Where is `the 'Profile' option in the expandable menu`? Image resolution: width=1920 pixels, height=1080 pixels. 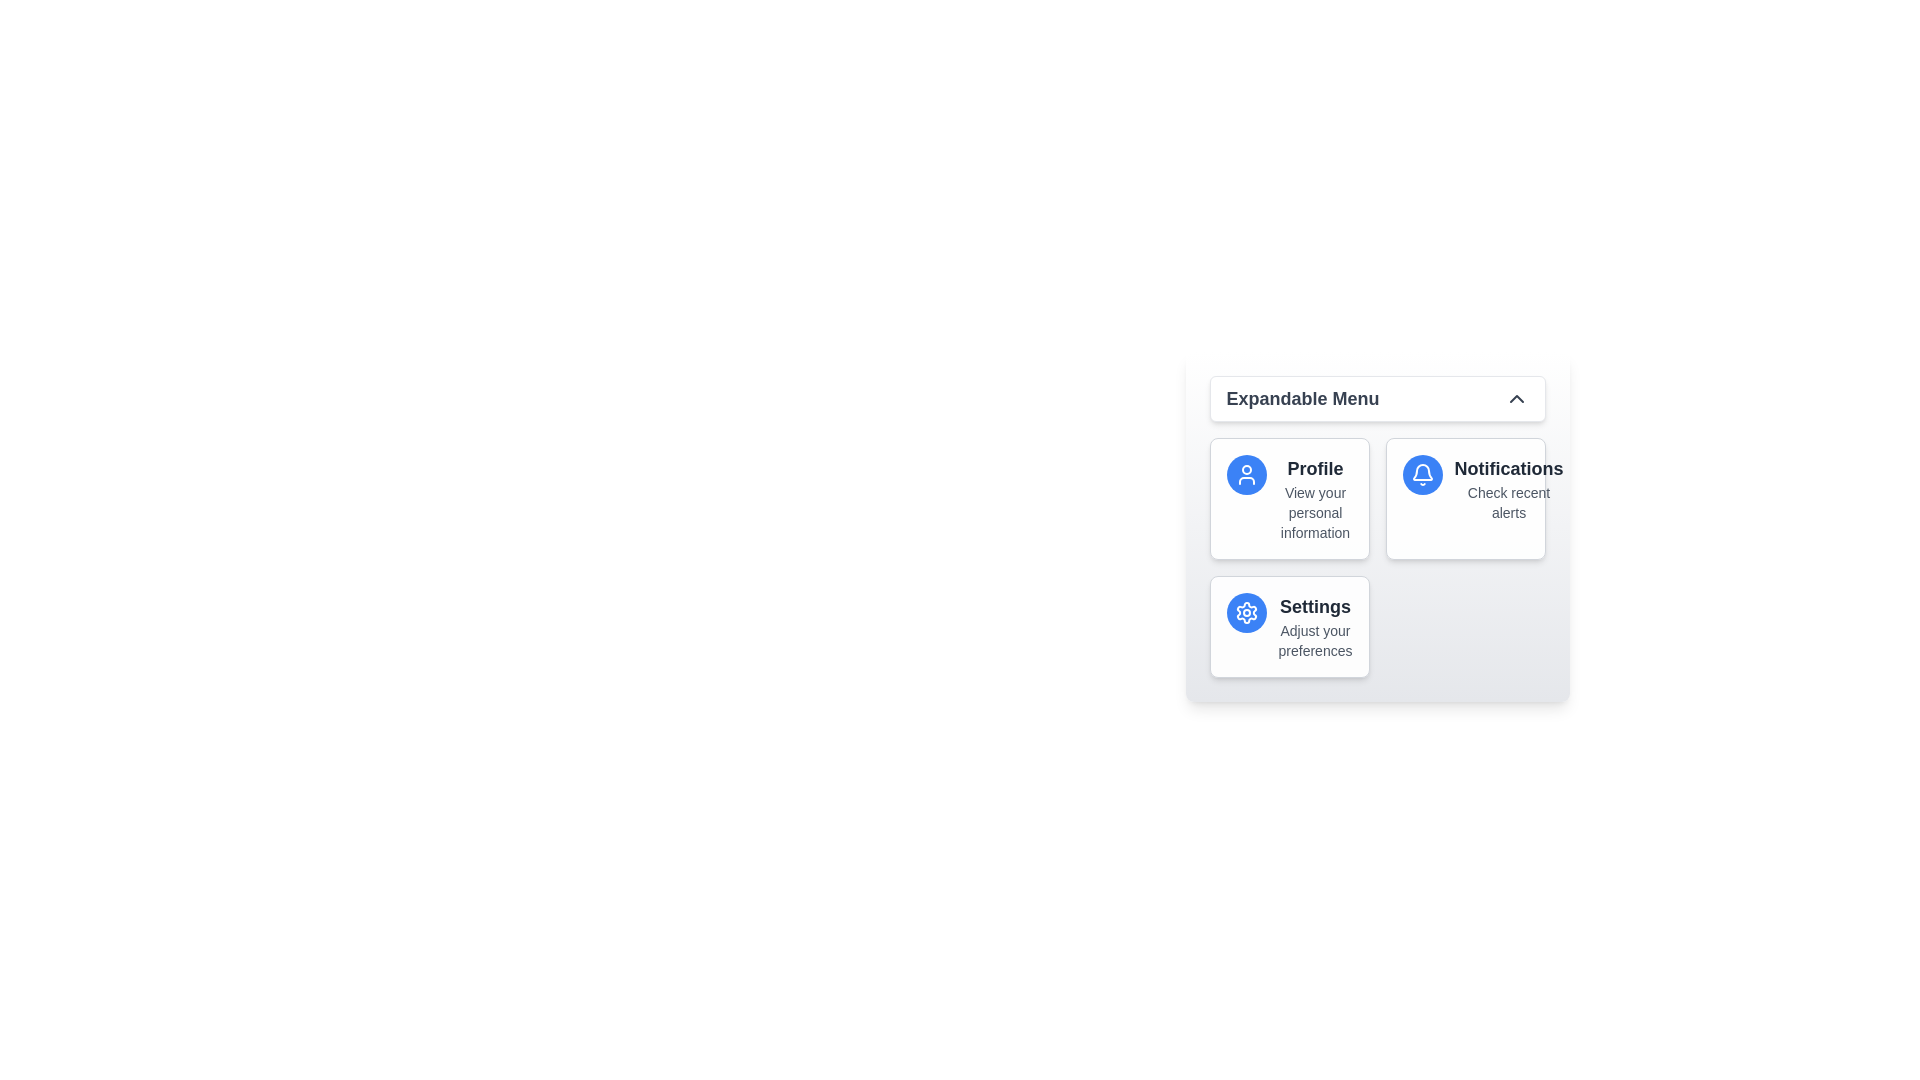 the 'Profile' option in the expandable menu is located at coordinates (1315, 469).